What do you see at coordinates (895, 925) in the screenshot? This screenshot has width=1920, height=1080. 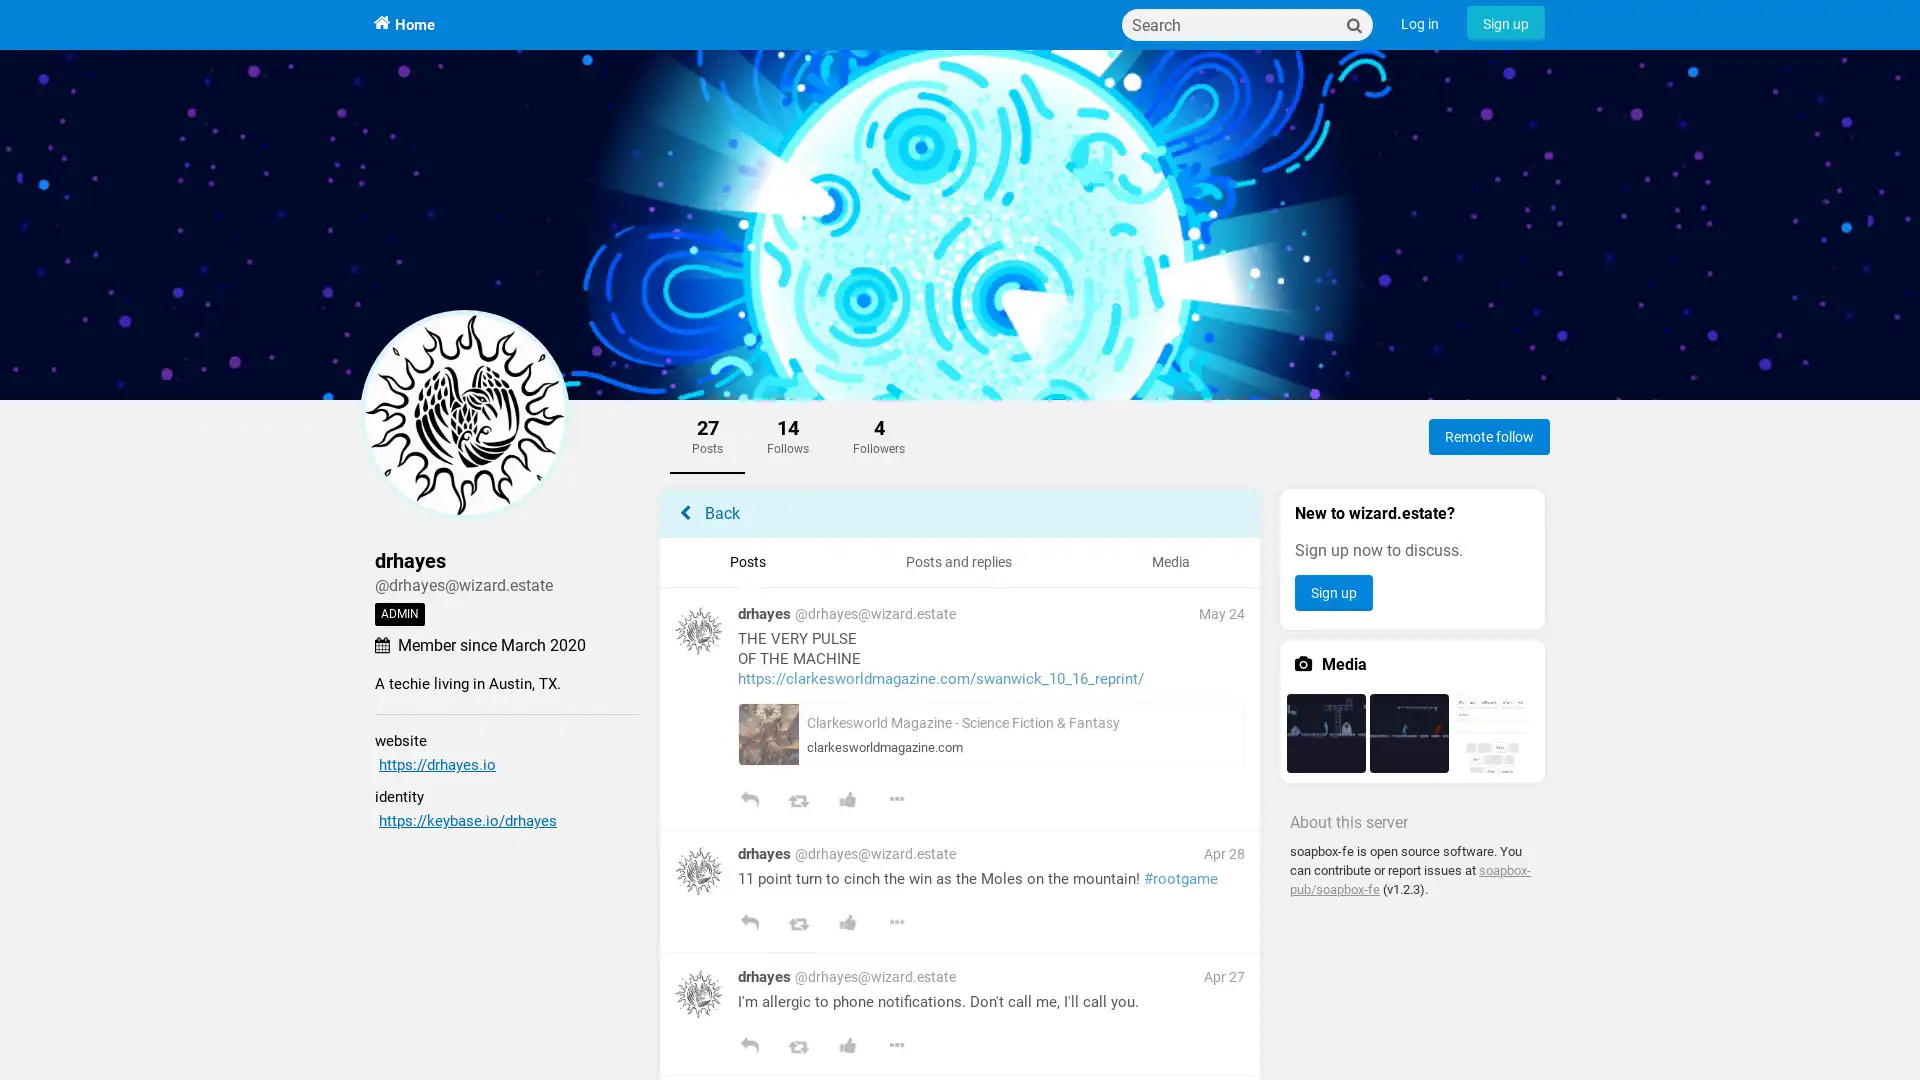 I see `More` at bounding box center [895, 925].